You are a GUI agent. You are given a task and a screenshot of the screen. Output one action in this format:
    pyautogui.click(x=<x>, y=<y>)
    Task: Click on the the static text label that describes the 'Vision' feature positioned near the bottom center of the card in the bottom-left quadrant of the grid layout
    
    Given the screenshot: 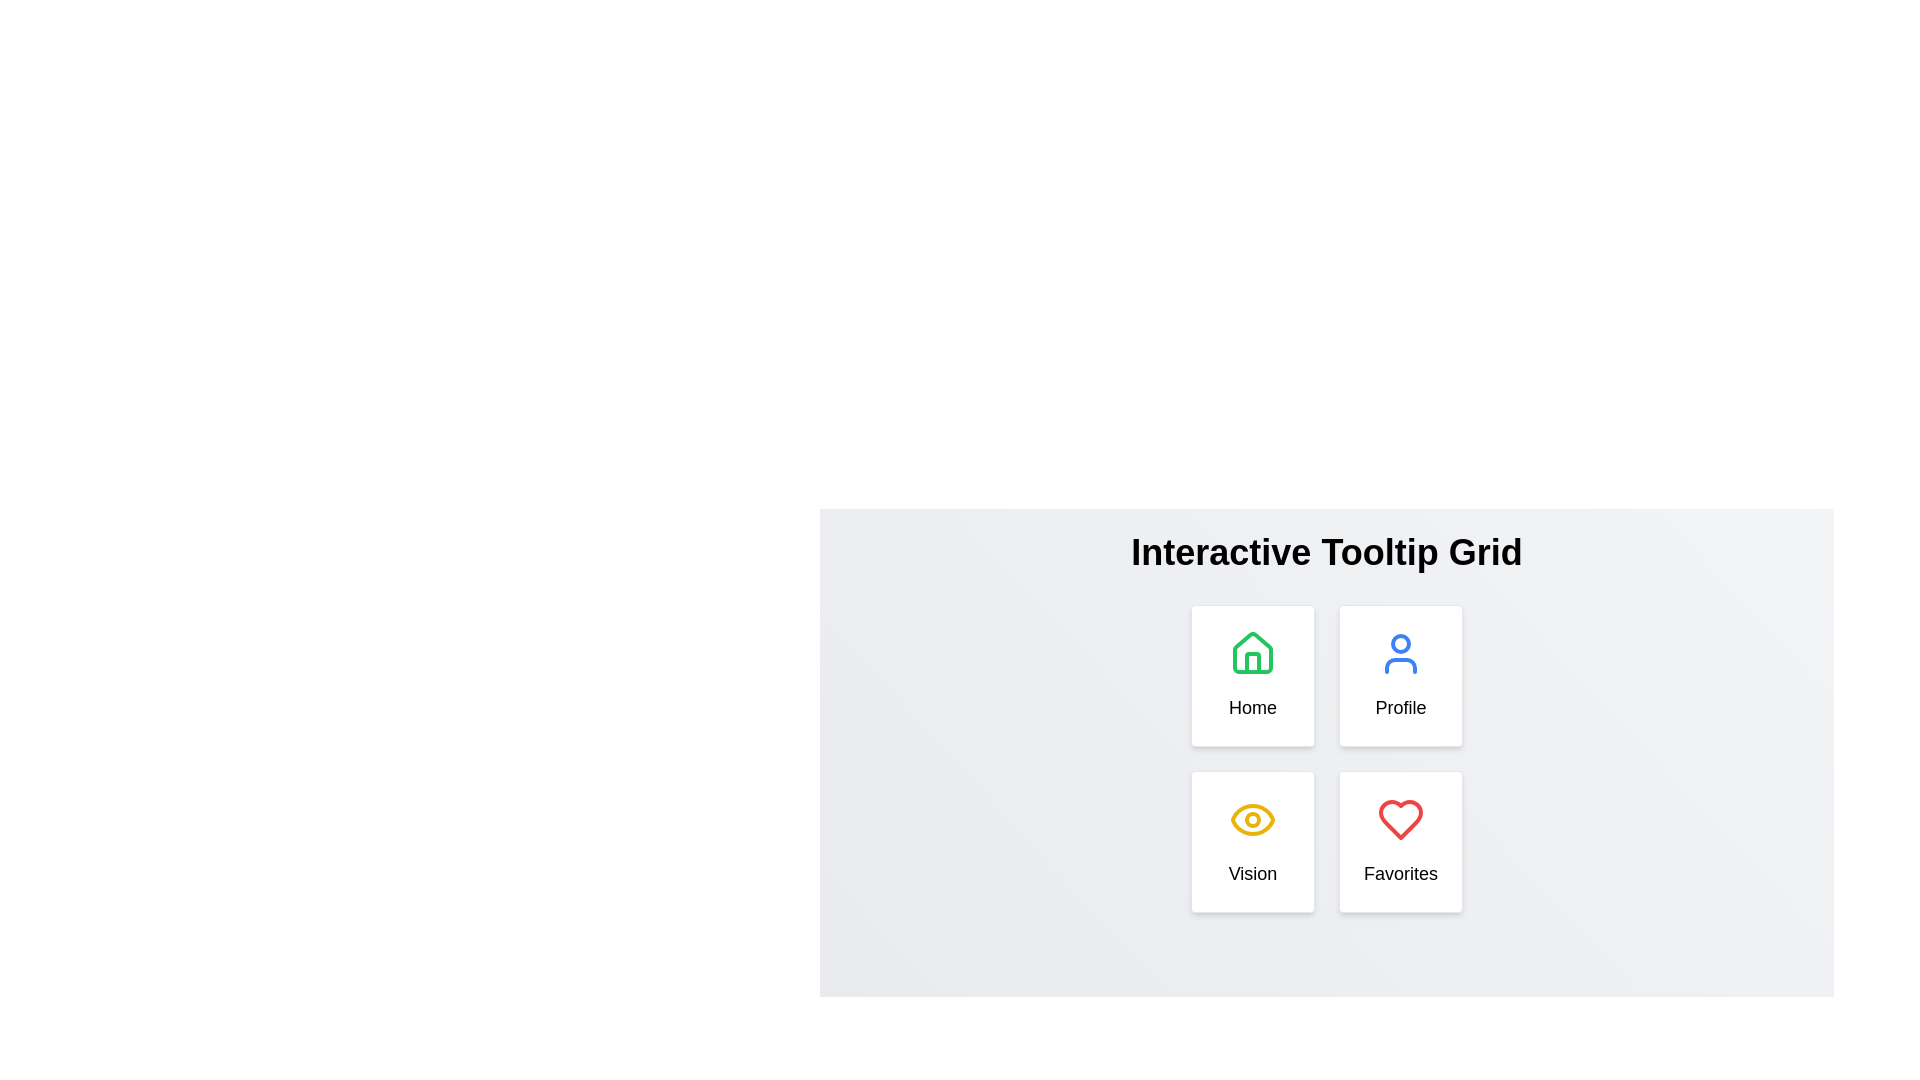 What is the action you would take?
    pyautogui.click(x=1251, y=873)
    